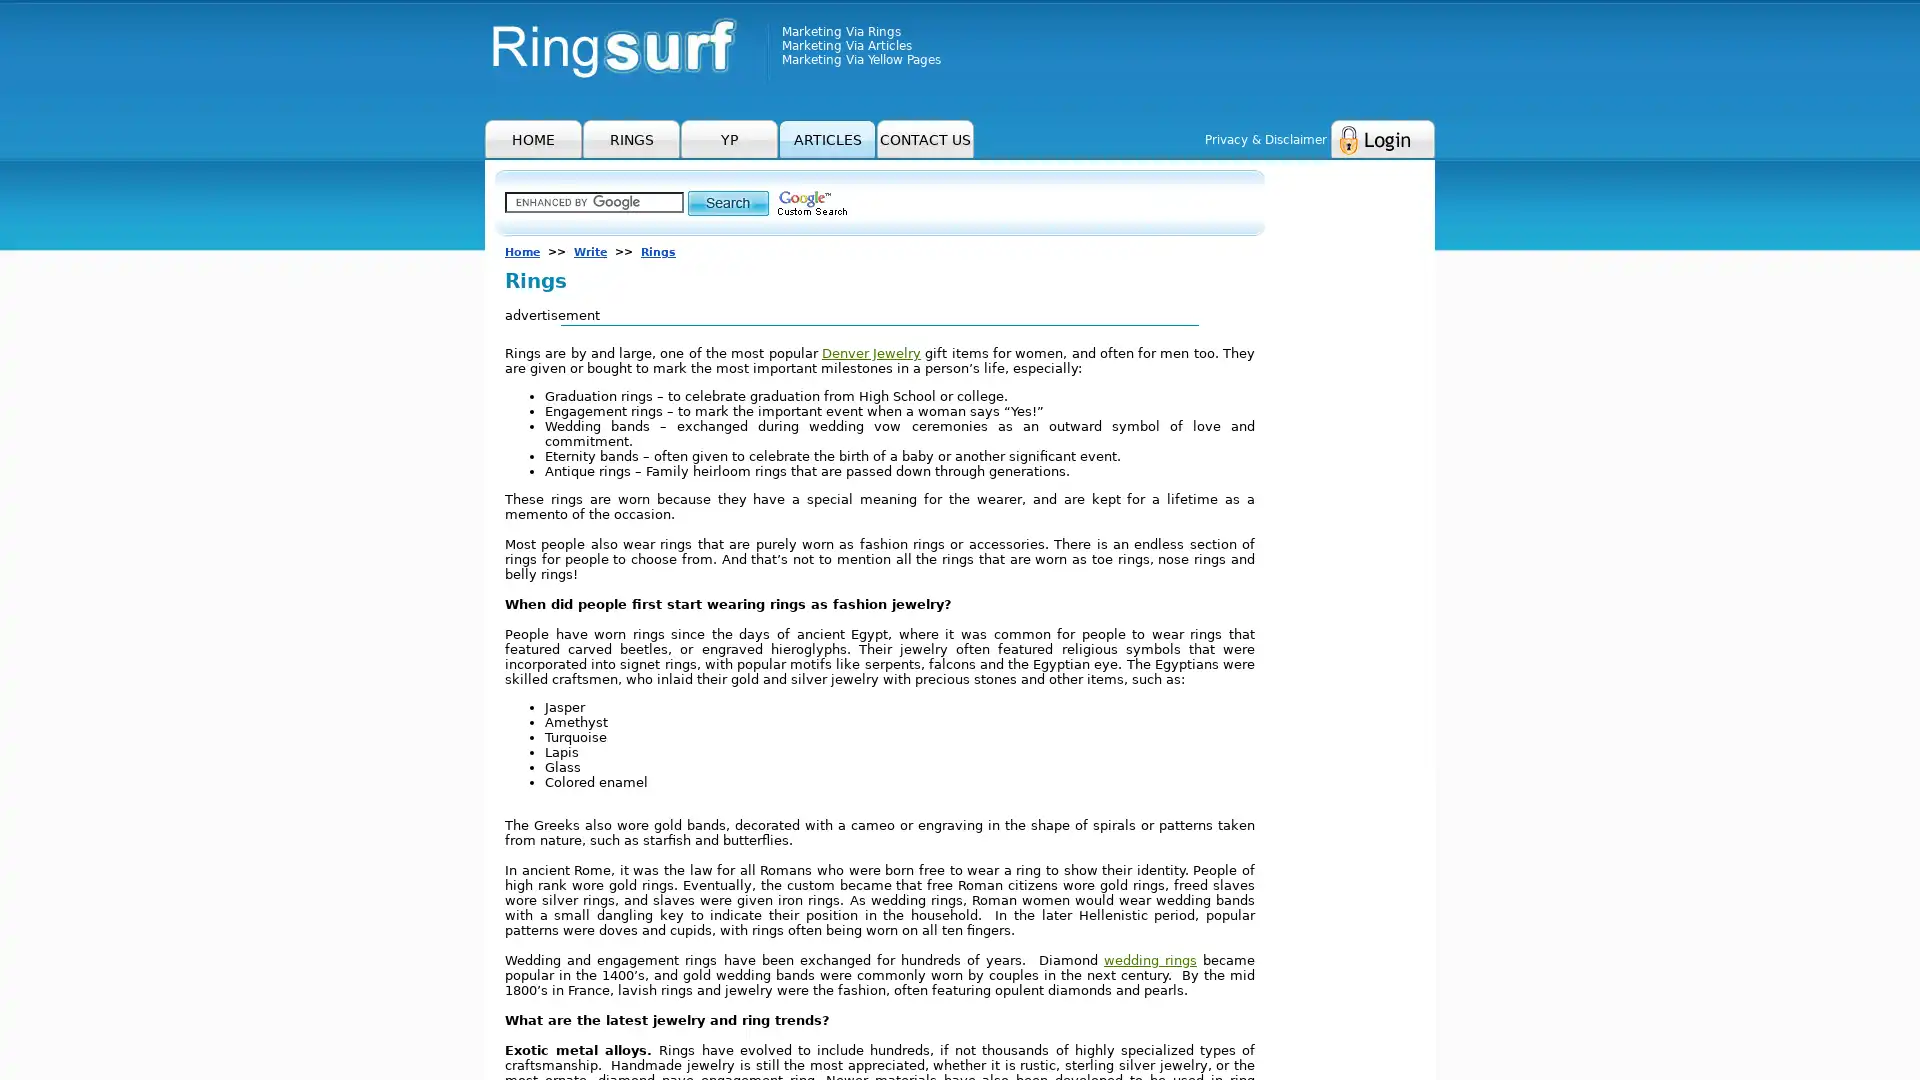 This screenshot has width=1920, height=1080. What do you see at coordinates (727, 202) in the screenshot?
I see `Submit` at bounding box center [727, 202].